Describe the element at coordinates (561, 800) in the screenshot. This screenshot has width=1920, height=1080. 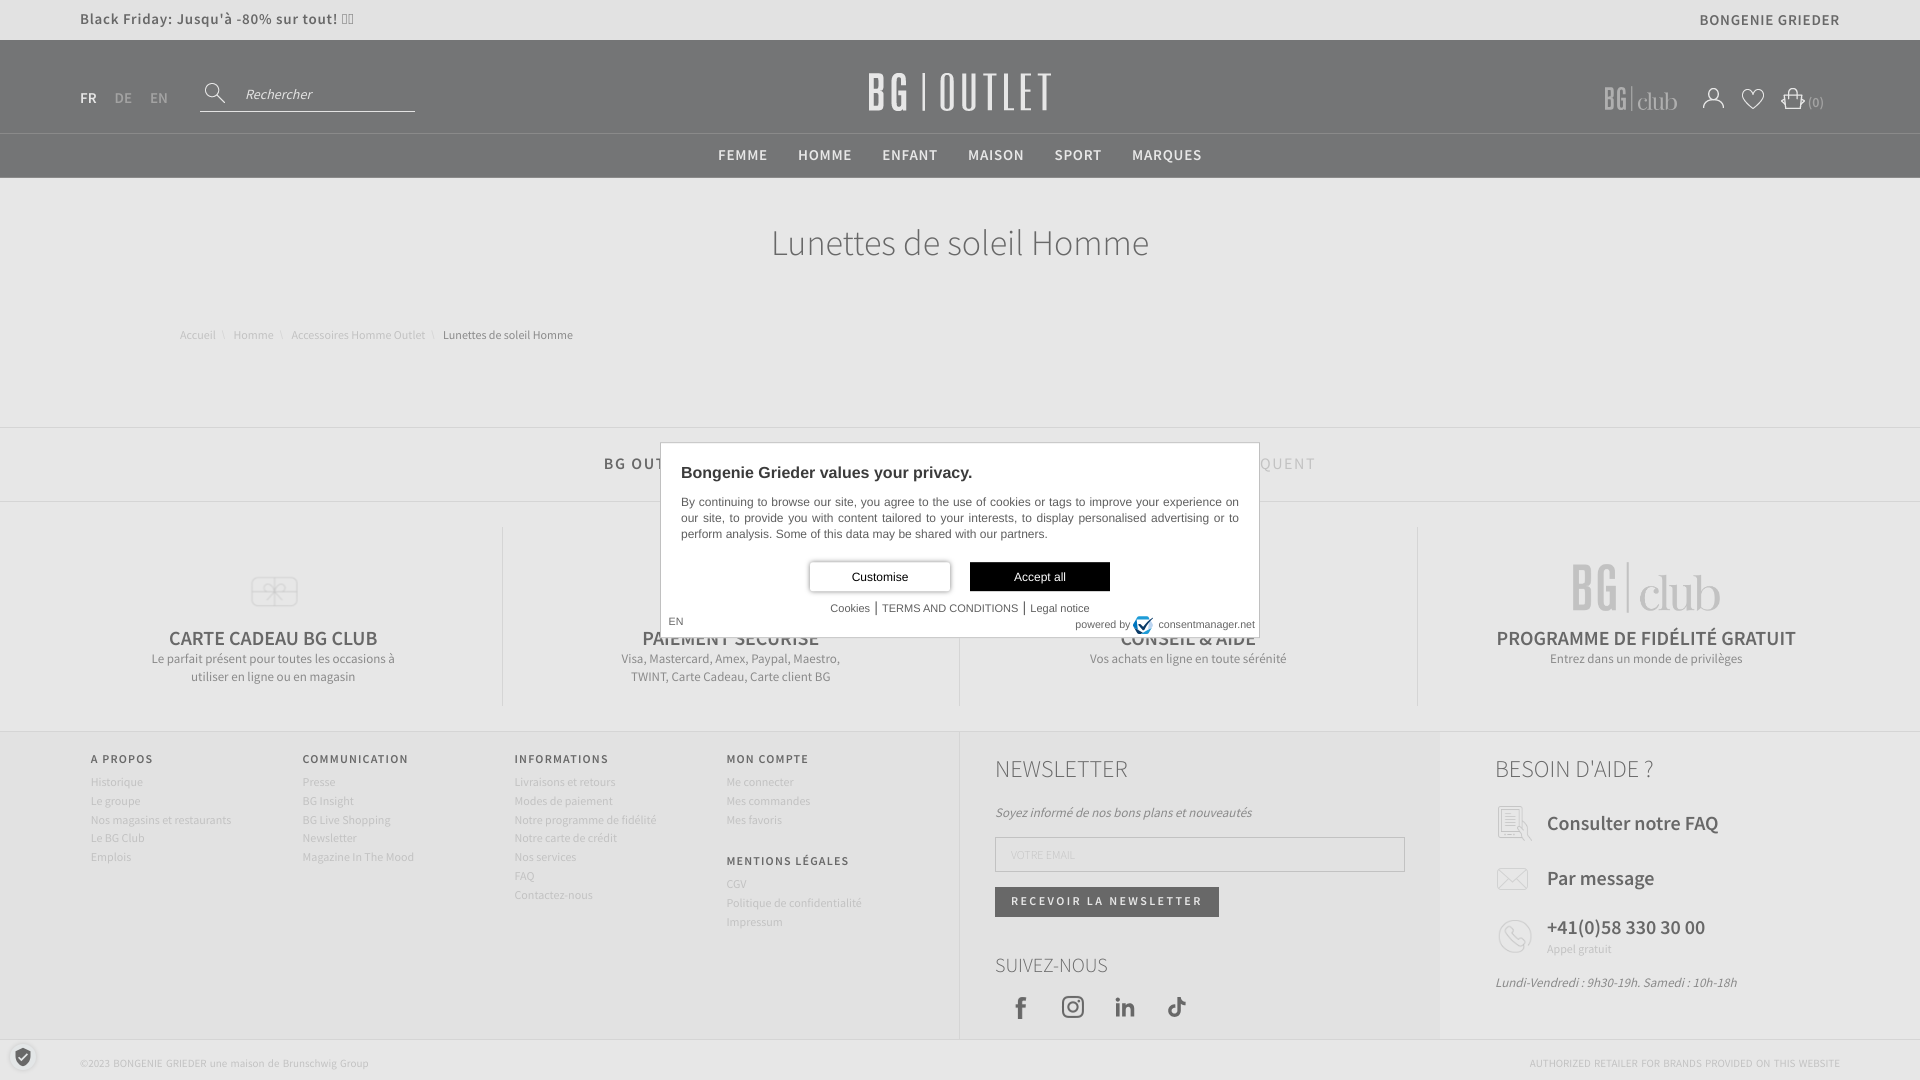
I see `'Modes de paiement'` at that location.